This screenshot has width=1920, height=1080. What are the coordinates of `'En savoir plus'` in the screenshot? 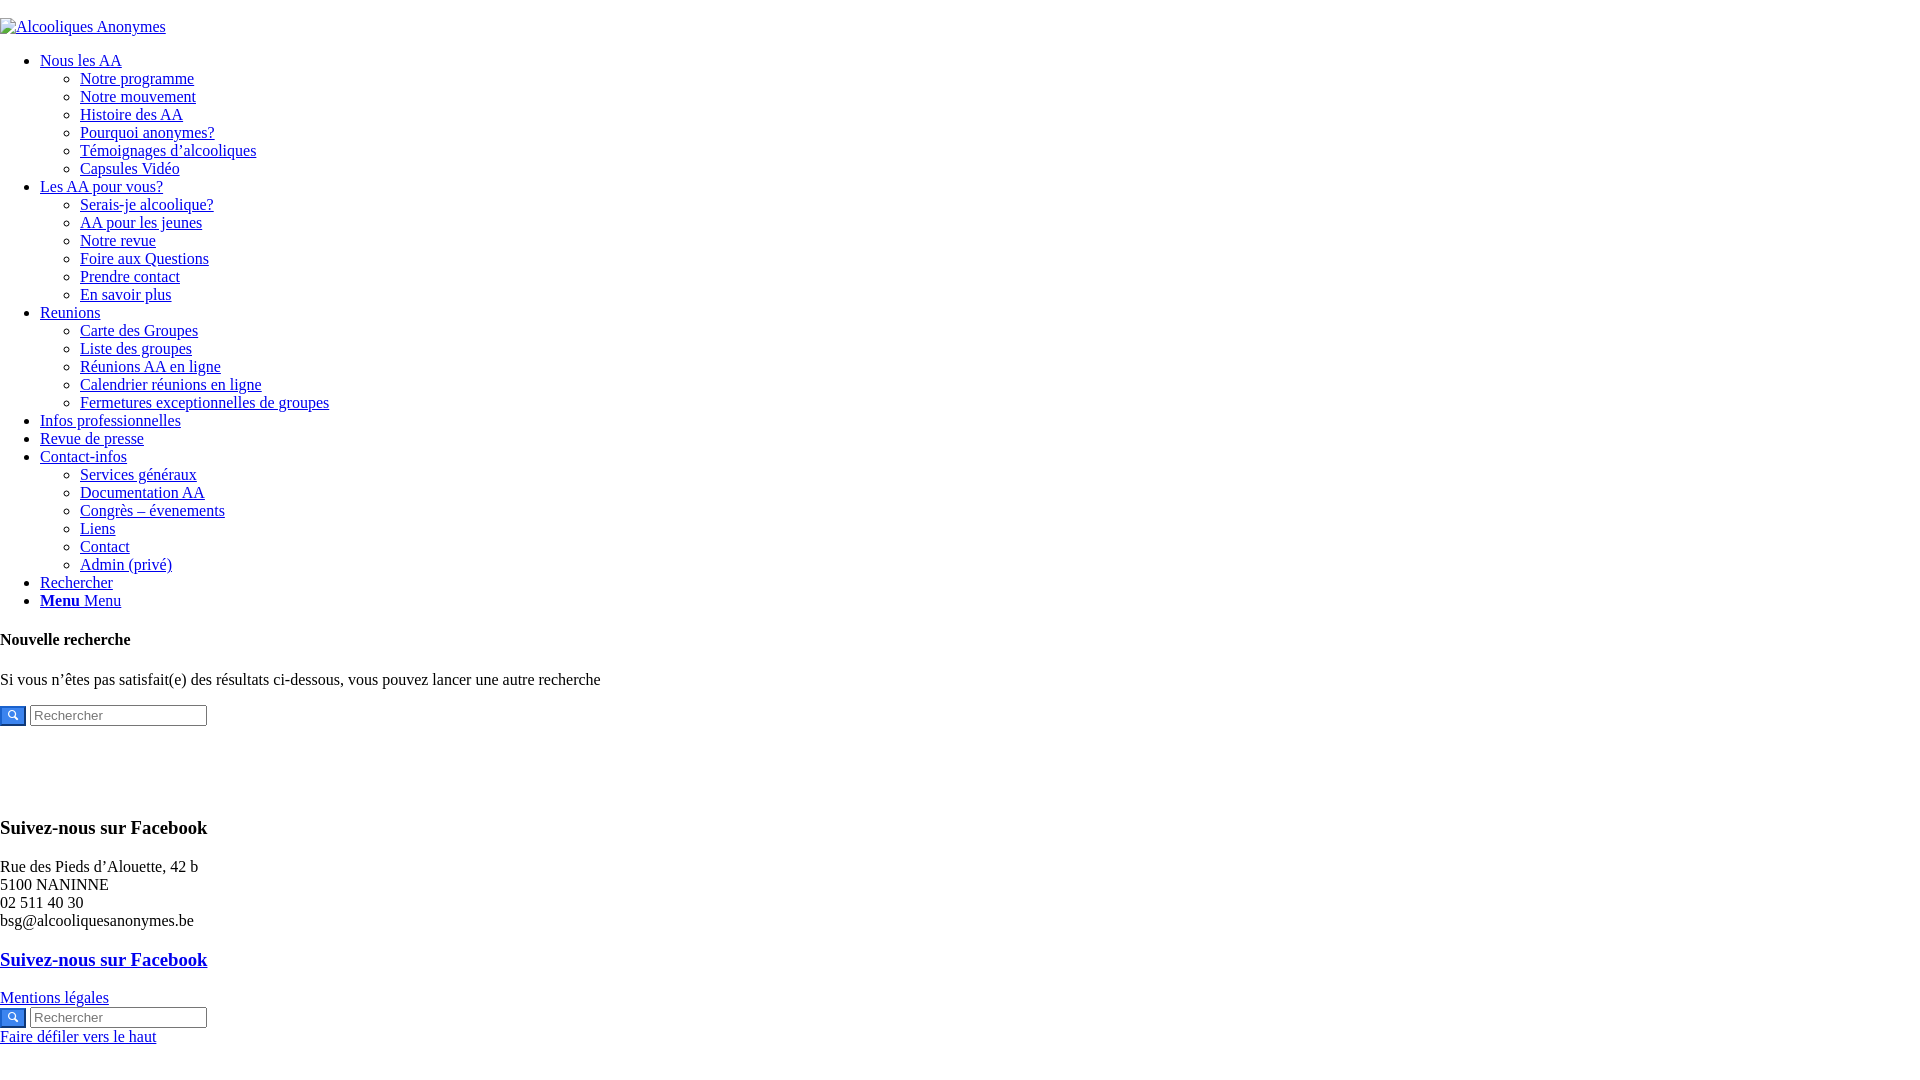 It's located at (124, 294).